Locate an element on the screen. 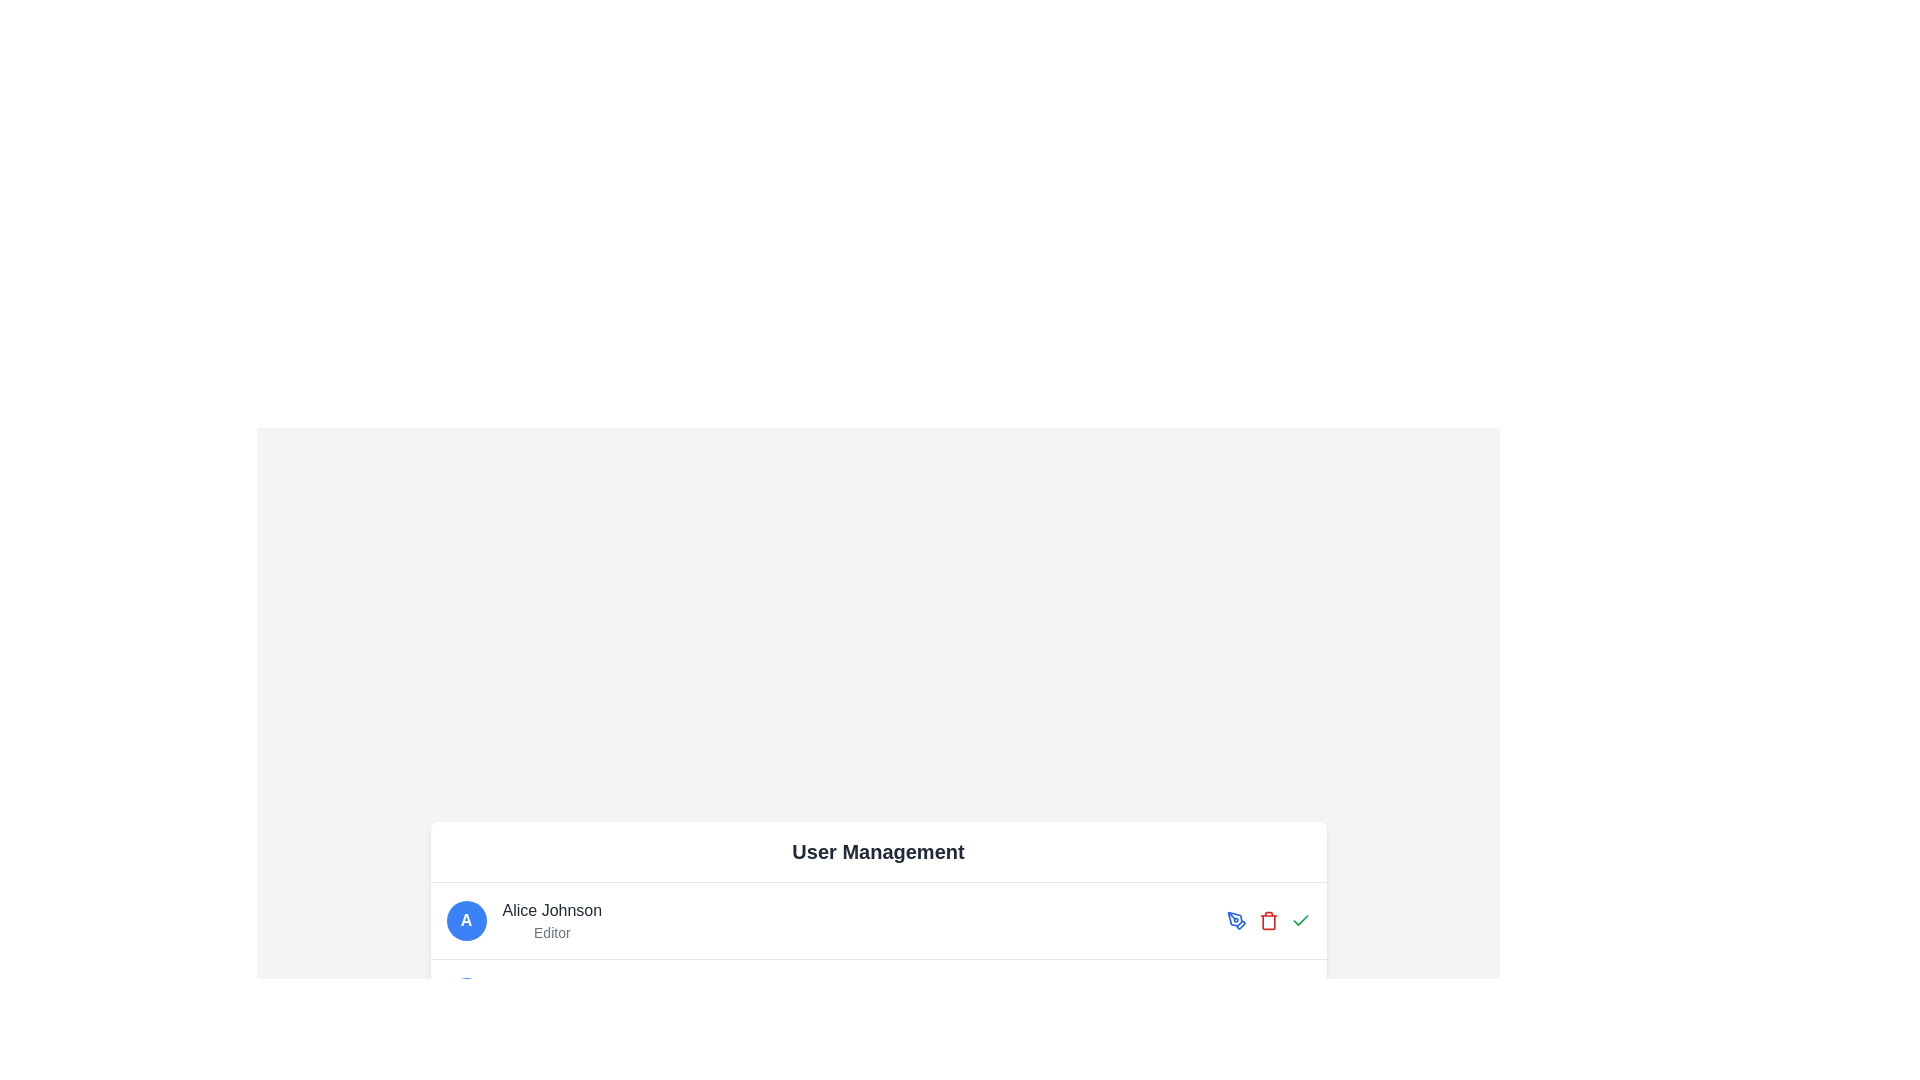 The image size is (1920, 1080). the small blue pen tool icon located as the first icon in a horizontal group of three interactive icons is located at coordinates (1235, 921).